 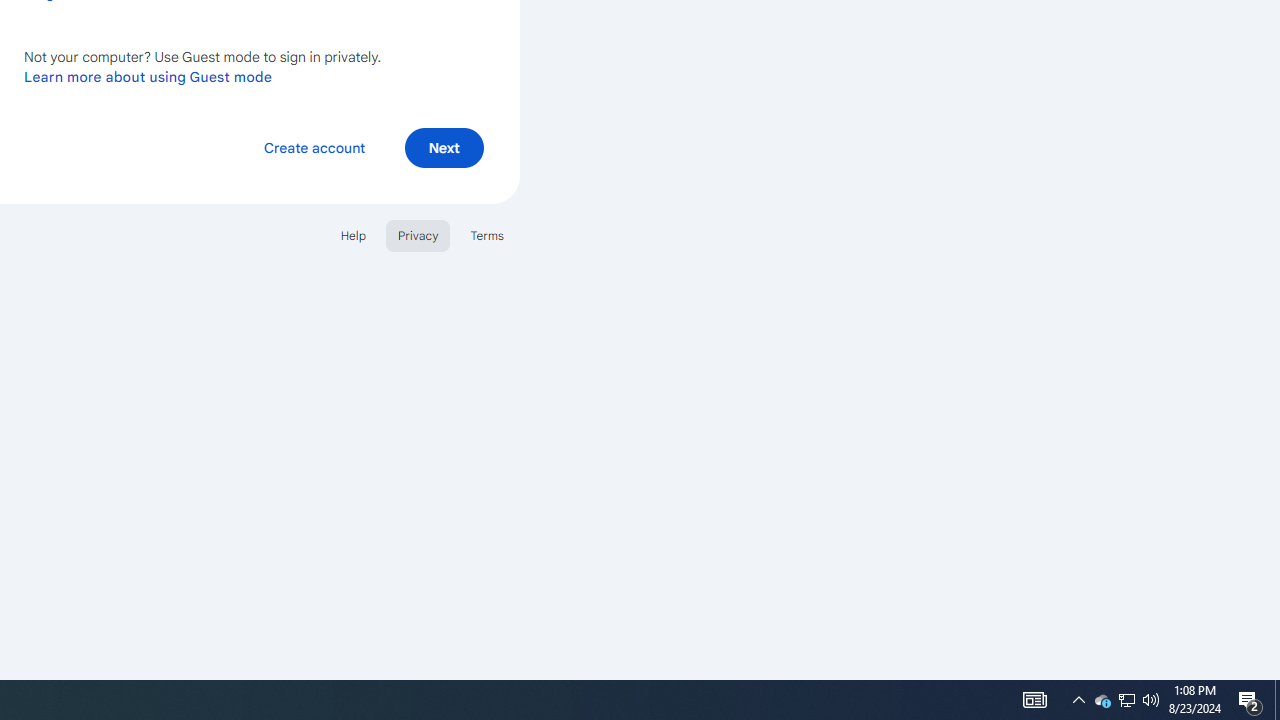 What do you see at coordinates (416, 234) in the screenshot?
I see `'Privacy'` at bounding box center [416, 234].